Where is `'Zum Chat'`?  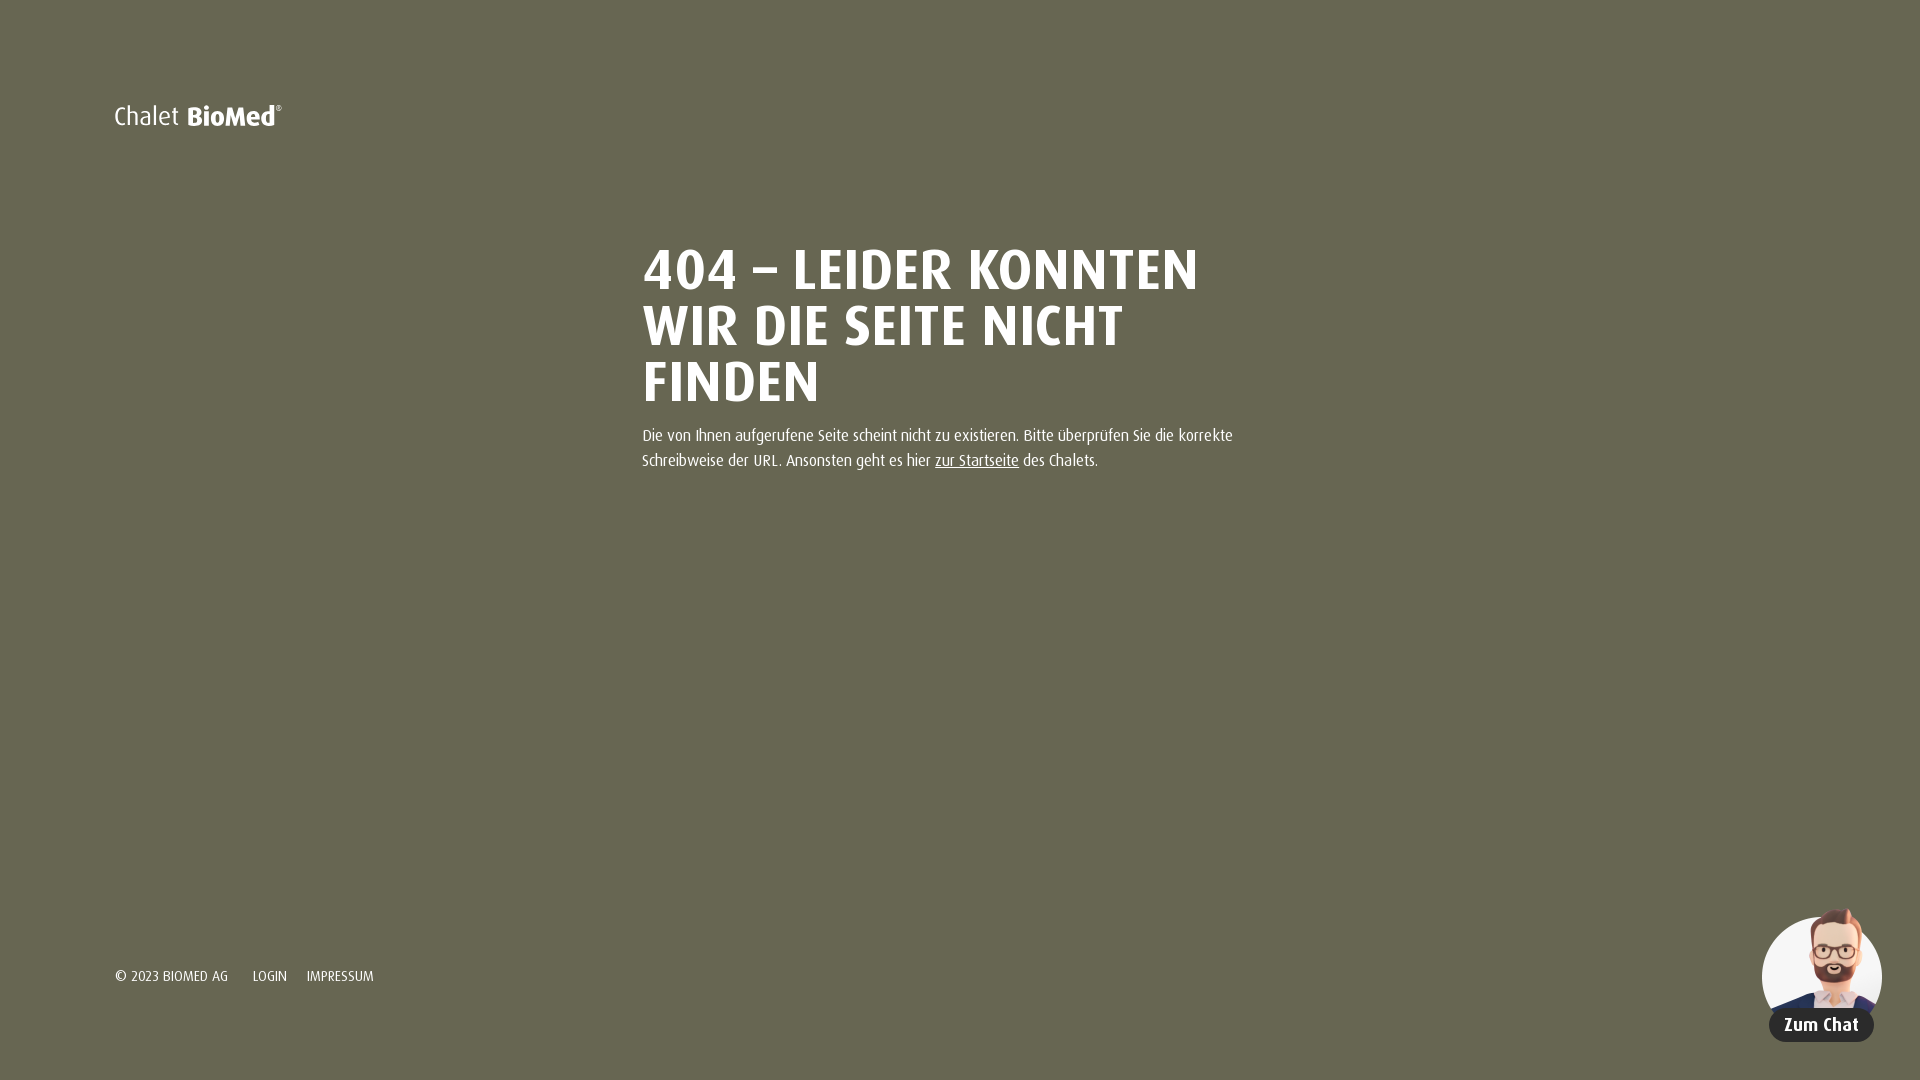 'Zum Chat' is located at coordinates (1822, 971).